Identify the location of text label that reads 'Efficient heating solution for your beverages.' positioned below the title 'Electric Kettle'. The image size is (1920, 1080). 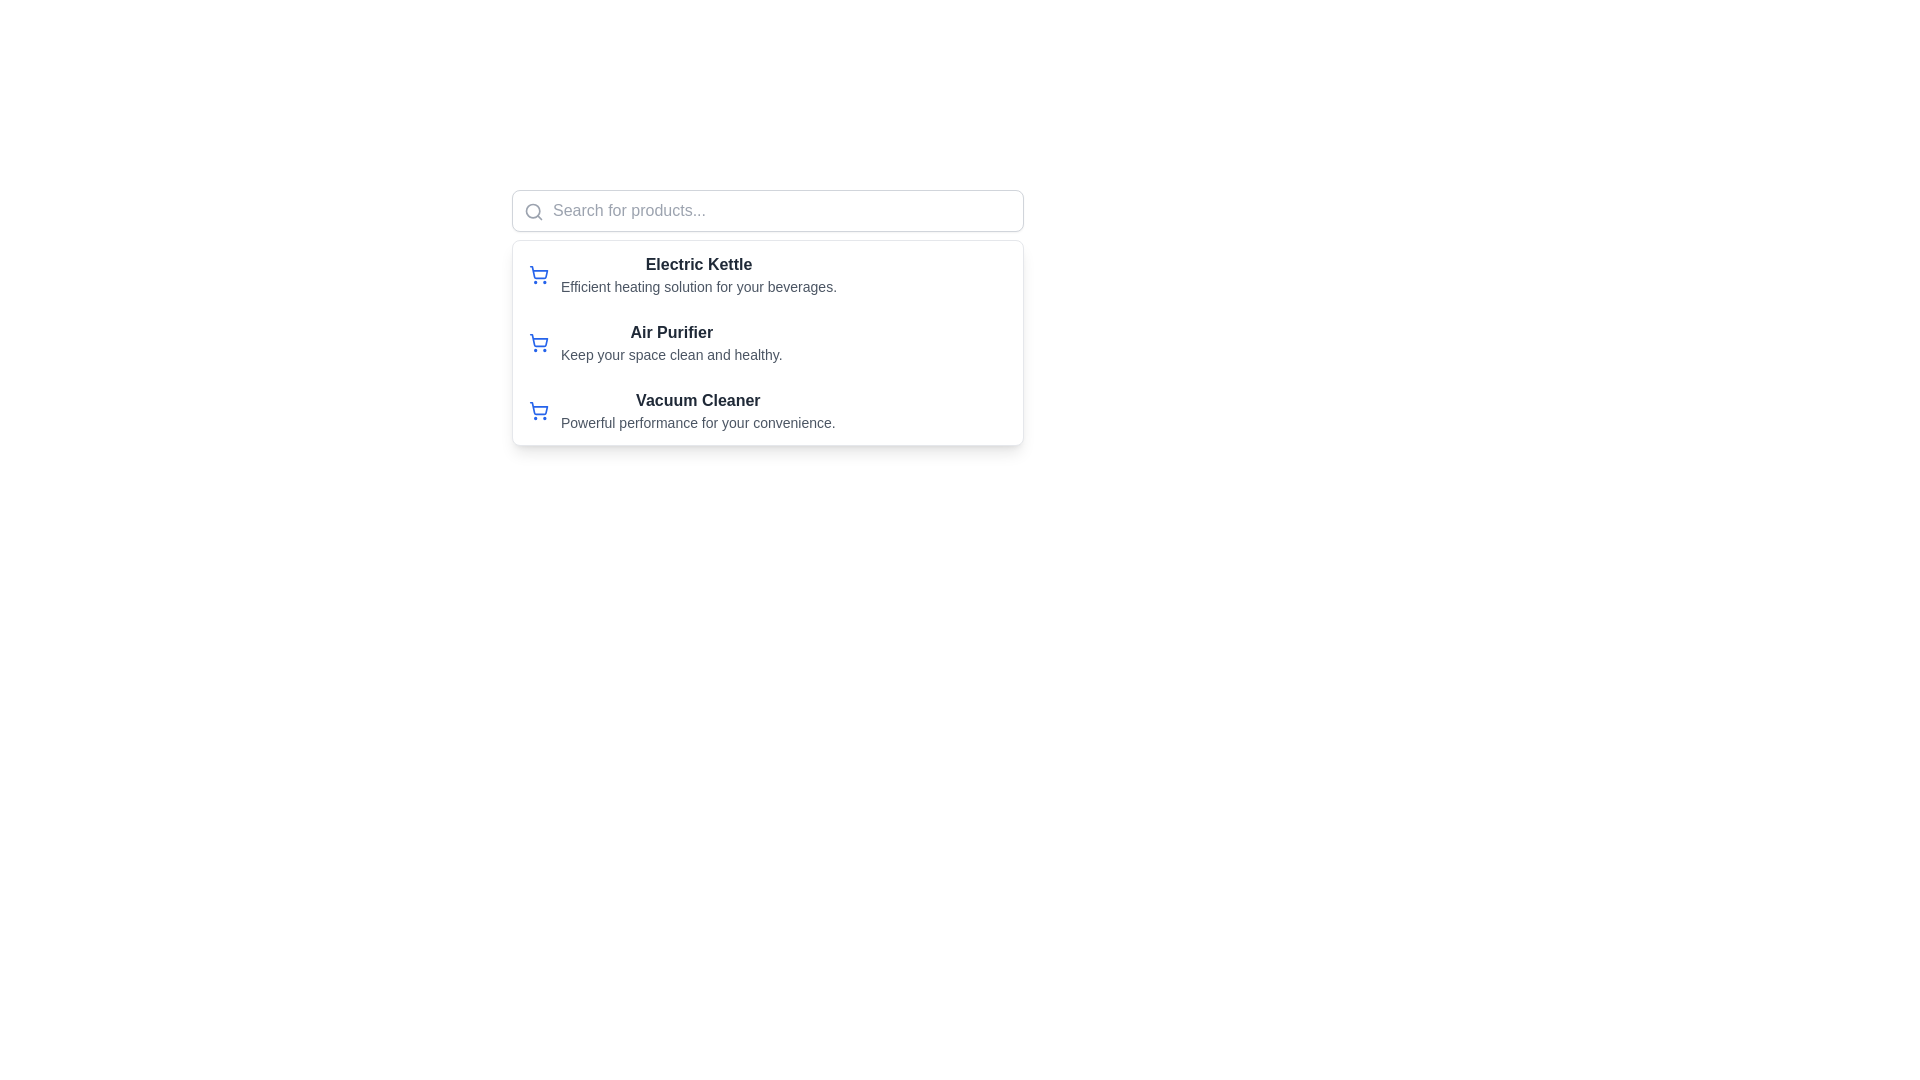
(699, 286).